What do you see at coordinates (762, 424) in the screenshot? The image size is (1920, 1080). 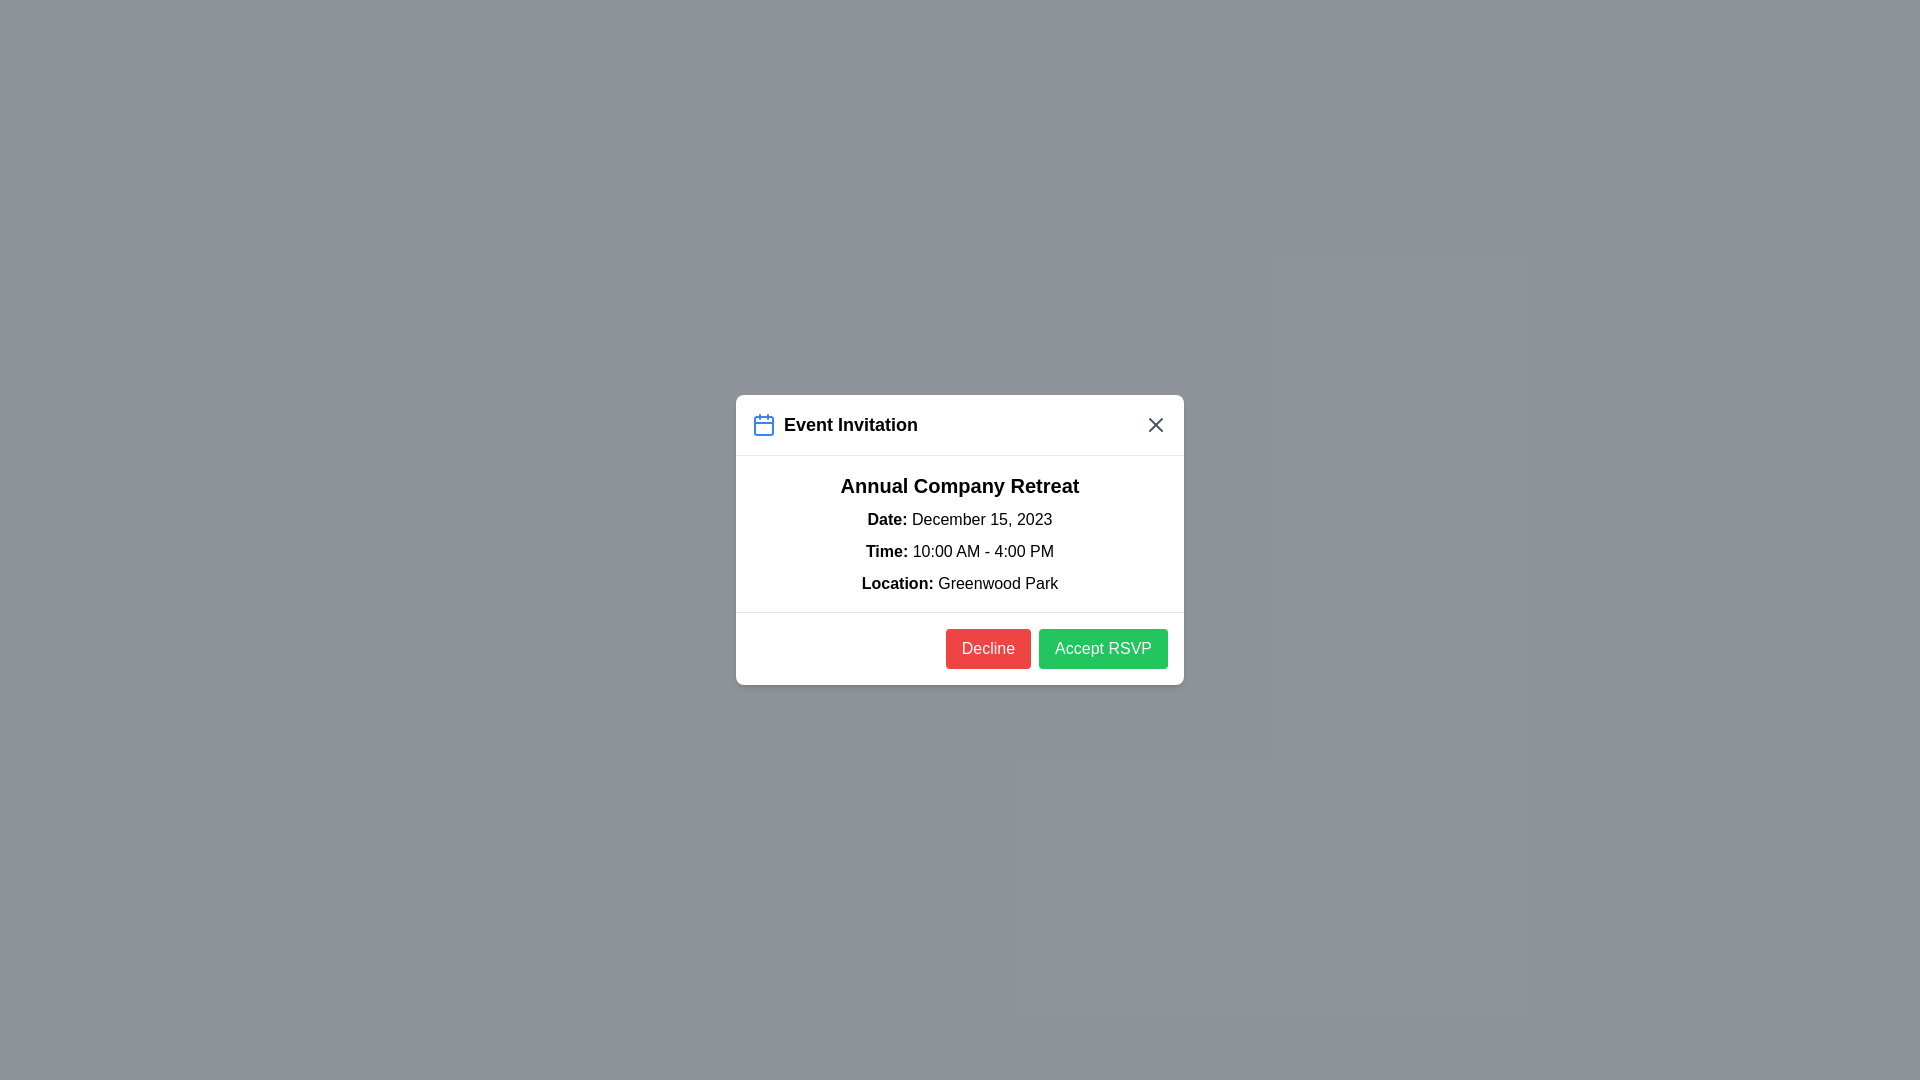 I see `the graphical SVG element that serves as a background for the calendar icon located at the top-left corner of the modal window, aligning with the 'Event Invitation' text` at bounding box center [762, 424].